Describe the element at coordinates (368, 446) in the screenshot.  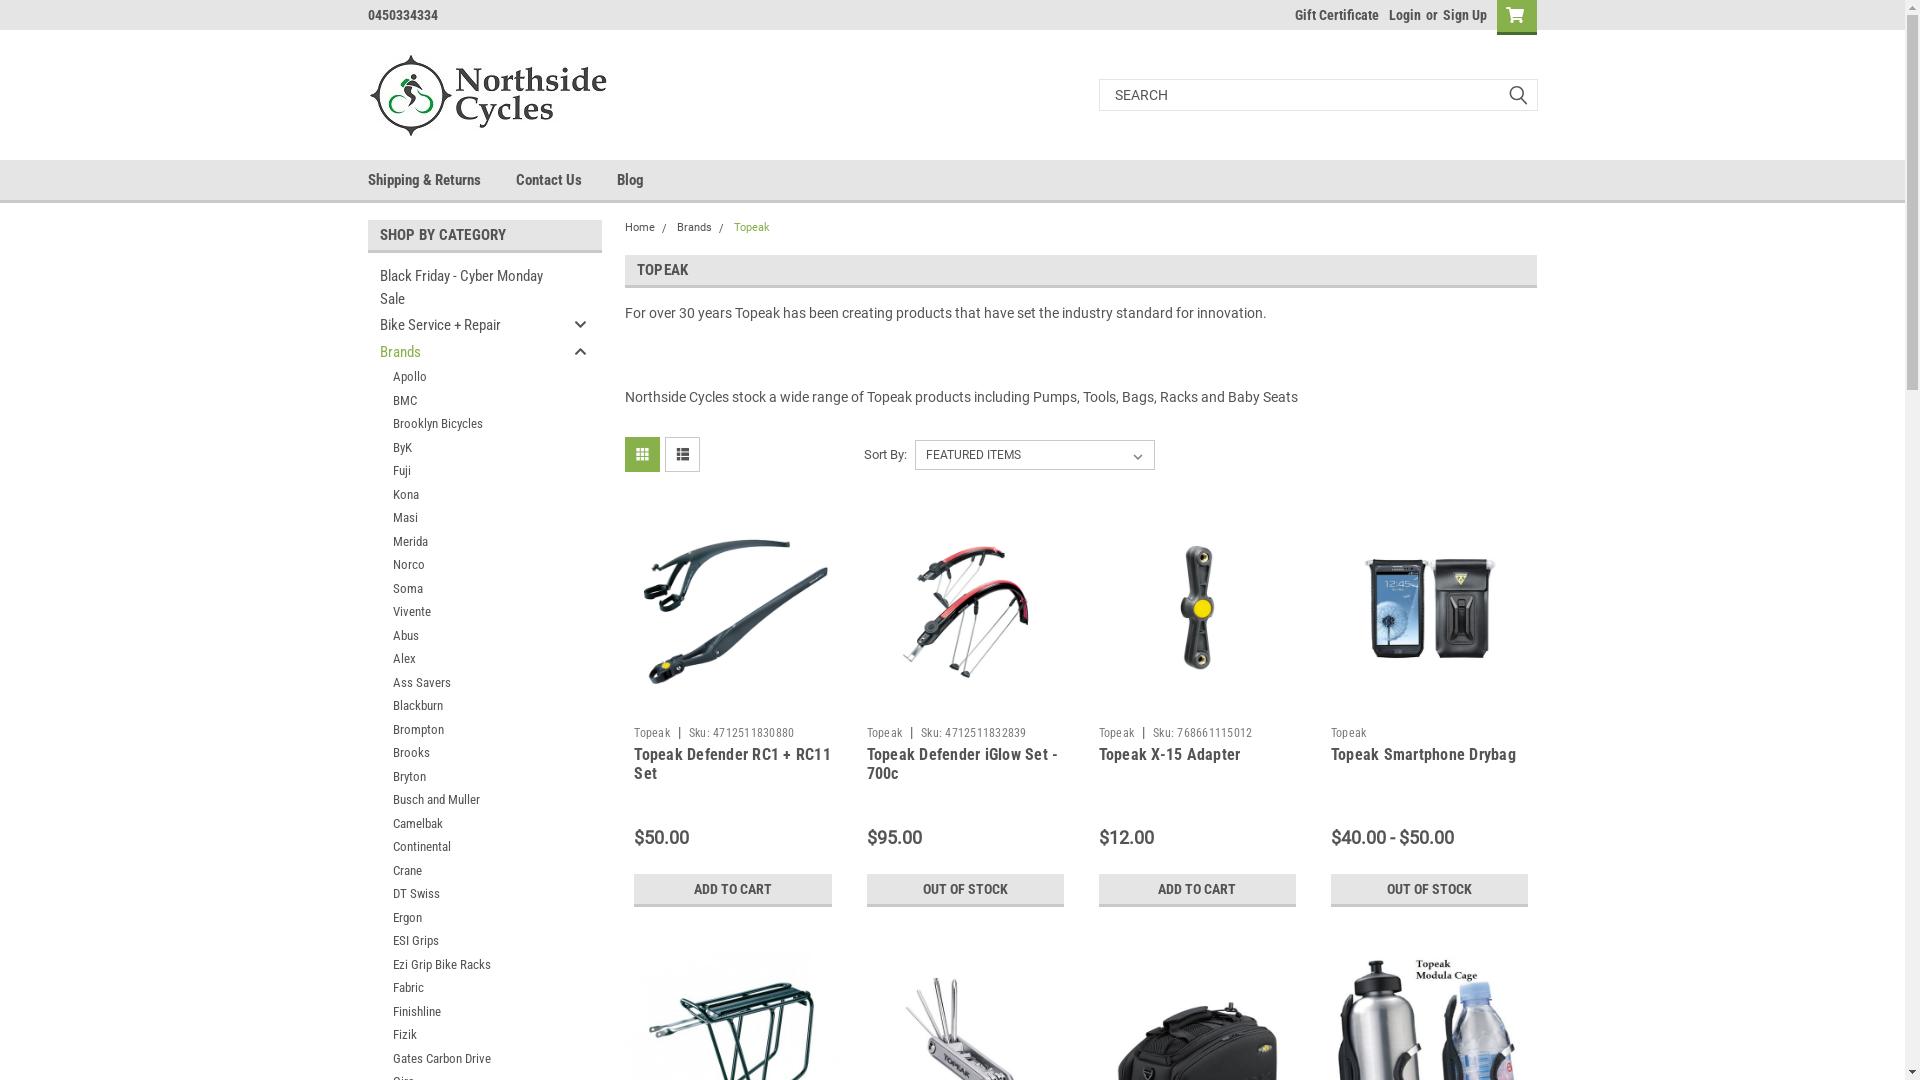
I see `'ByK'` at that location.